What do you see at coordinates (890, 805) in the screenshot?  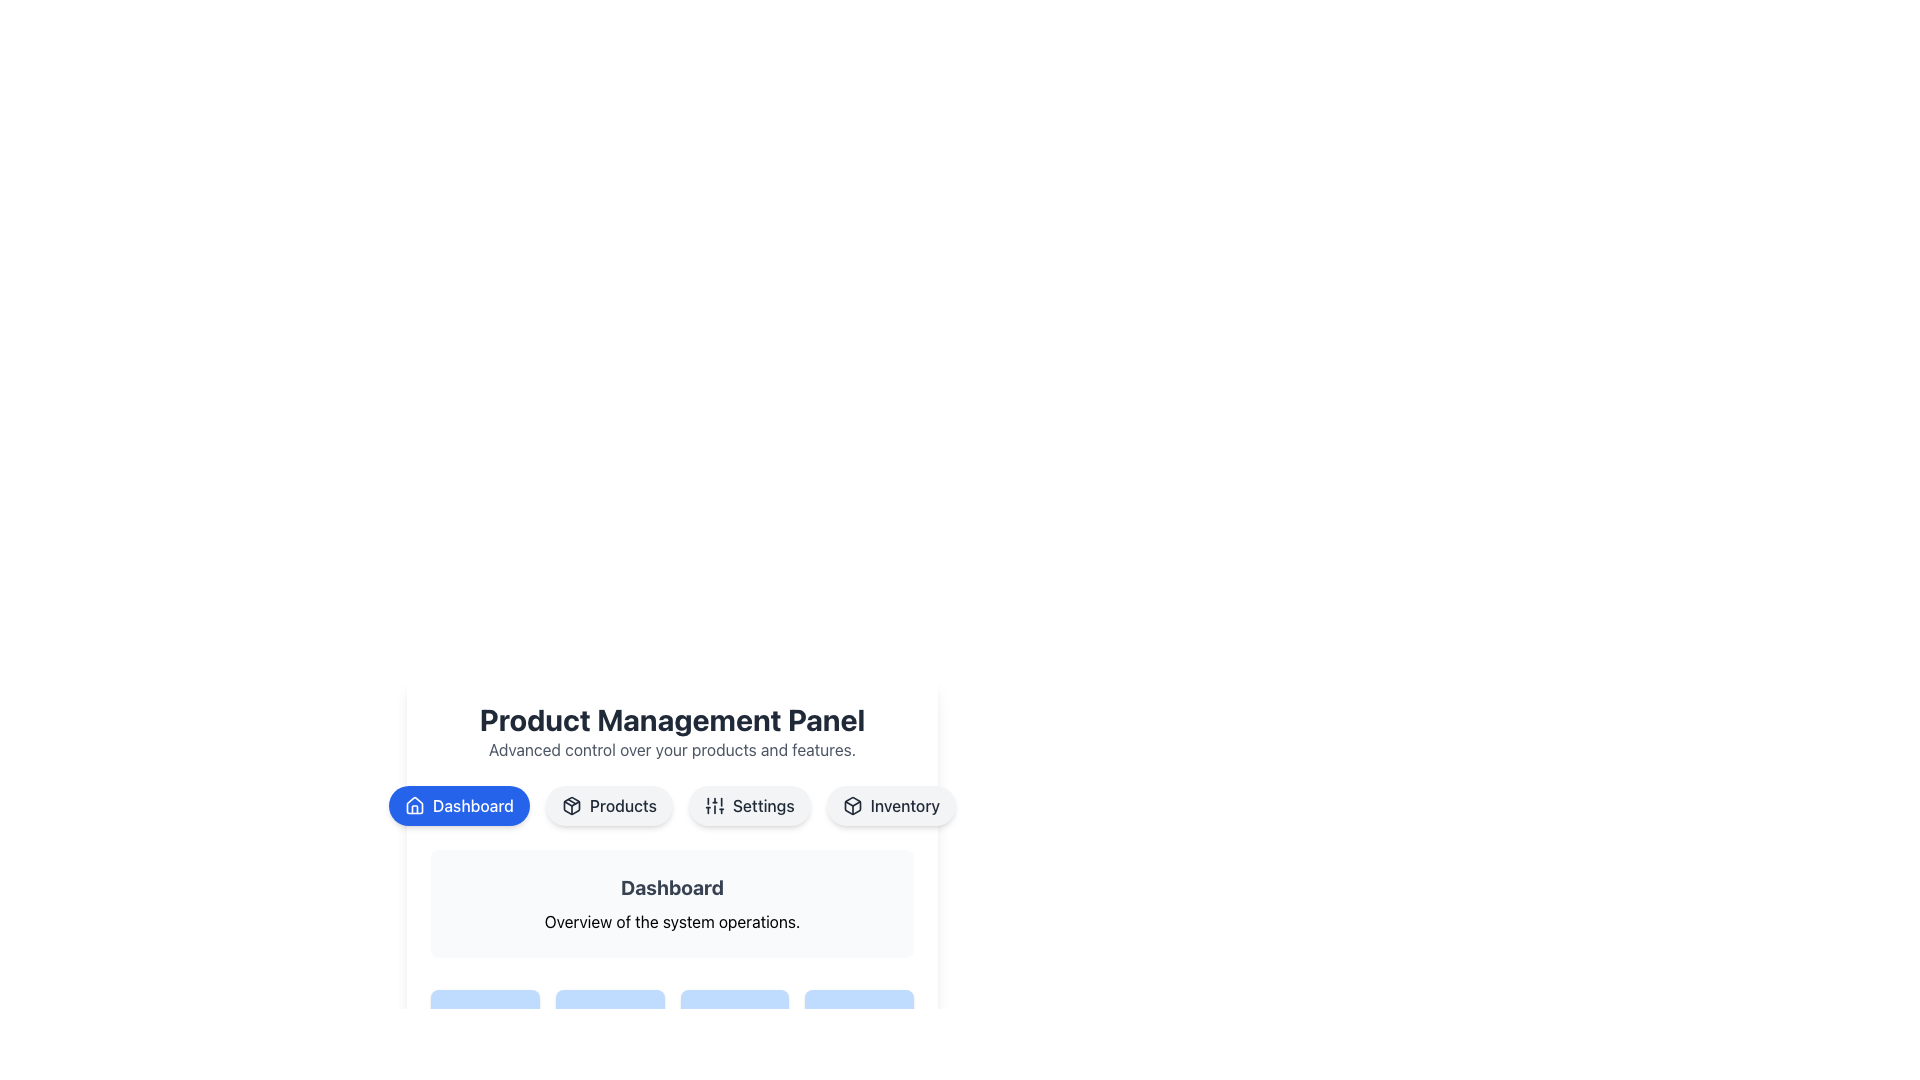 I see `the 'Inventory' Navigation button, which is a pill-shaped button with a light gray background and an icon of a box outline` at bounding box center [890, 805].